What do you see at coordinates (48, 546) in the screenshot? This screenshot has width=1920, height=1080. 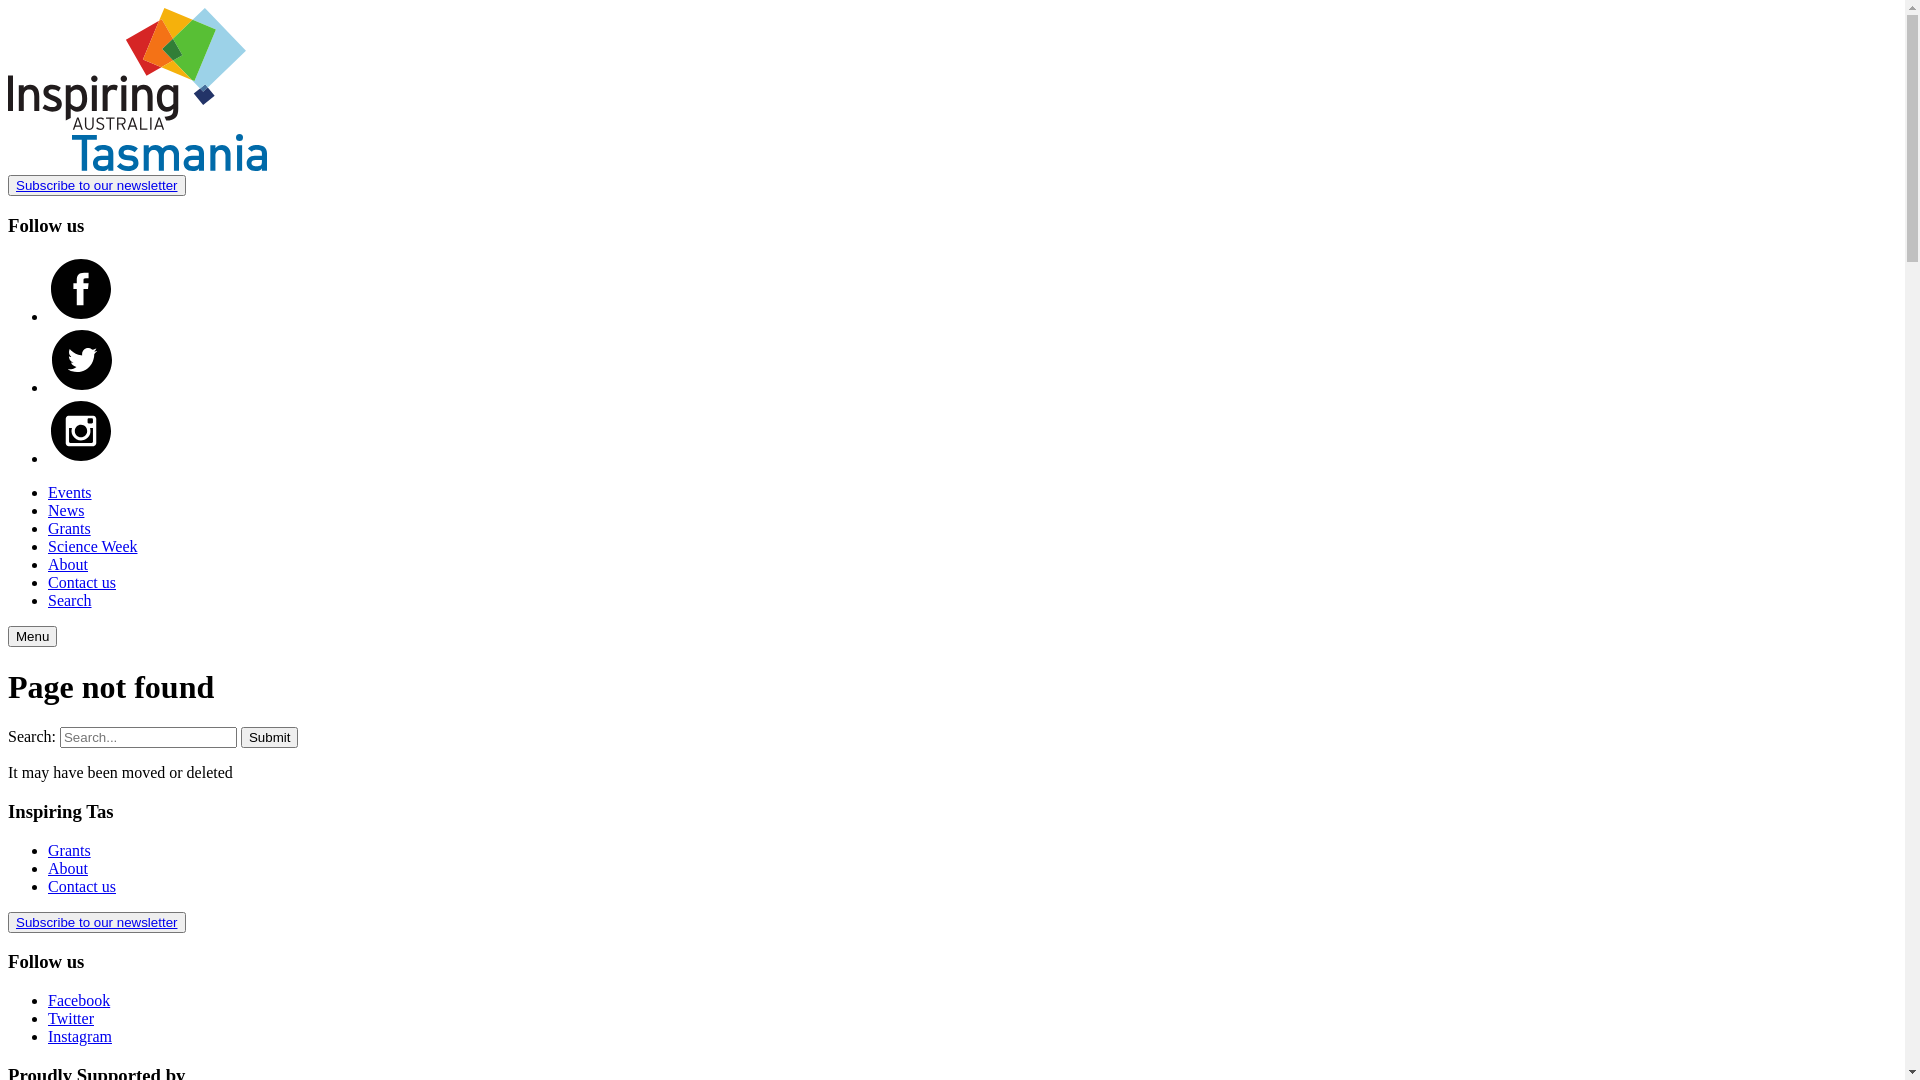 I see `'Science Week'` at bounding box center [48, 546].